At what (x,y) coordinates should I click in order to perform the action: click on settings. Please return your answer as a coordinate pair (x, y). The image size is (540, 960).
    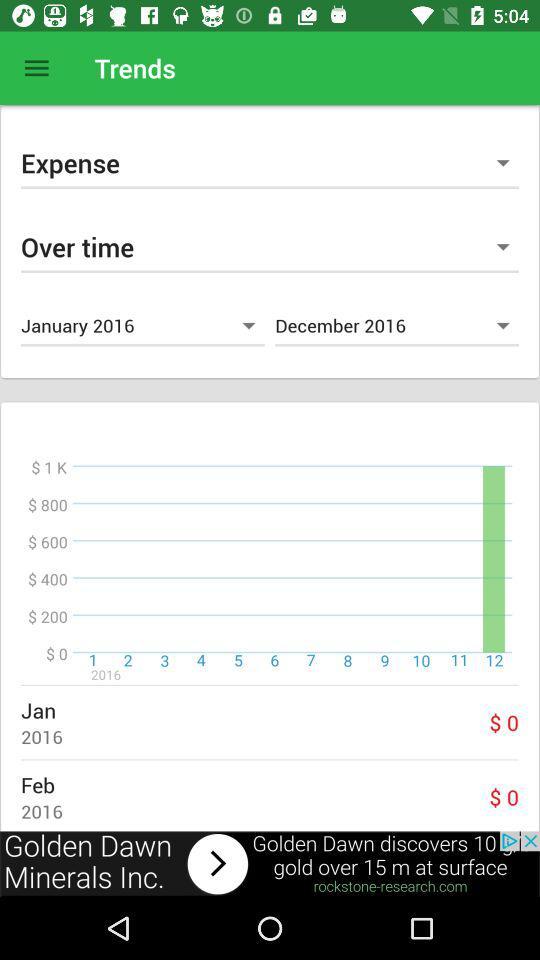
    Looking at the image, I should click on (36, 68).